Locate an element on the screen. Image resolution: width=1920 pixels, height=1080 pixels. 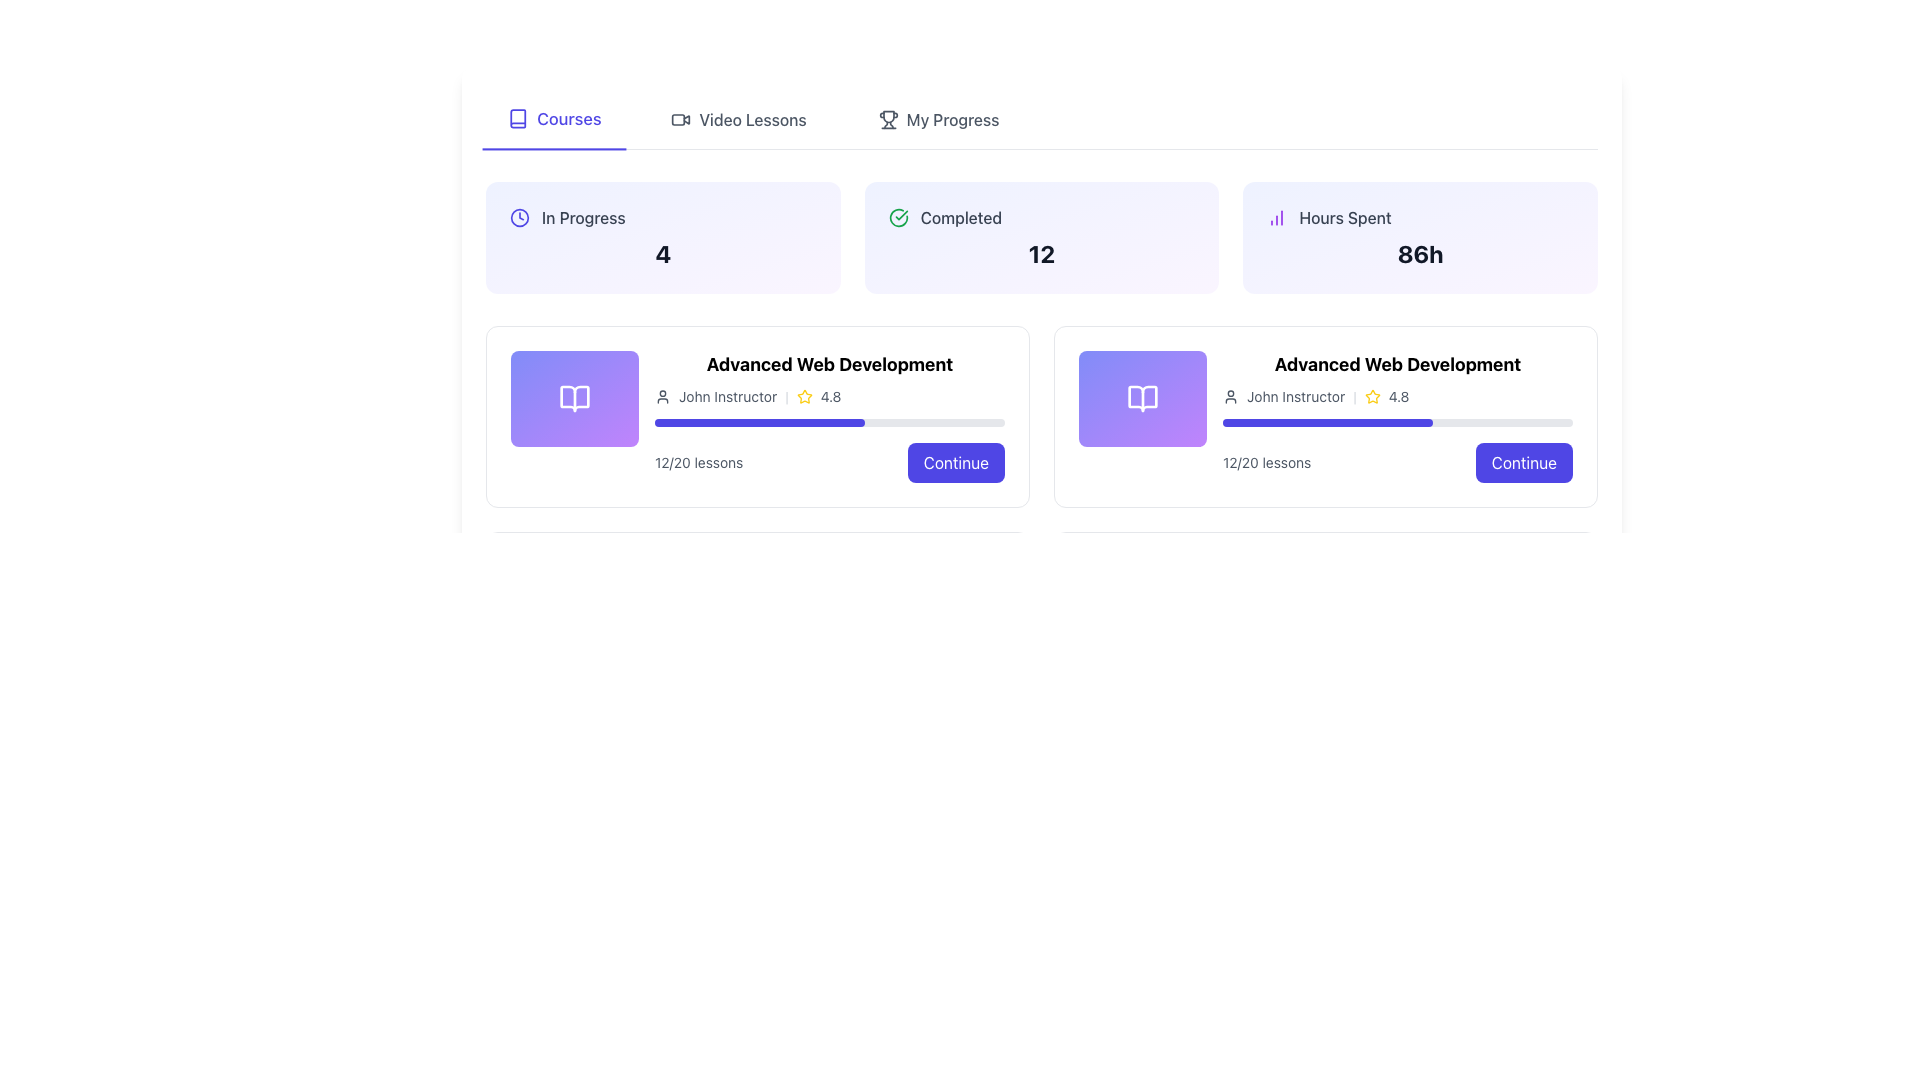
the progress value displayed in the text element located under the 'Advanced Web Development' section, below the progress bar and to the left of the 'Continue' button is located at coordinates (1266, 462).